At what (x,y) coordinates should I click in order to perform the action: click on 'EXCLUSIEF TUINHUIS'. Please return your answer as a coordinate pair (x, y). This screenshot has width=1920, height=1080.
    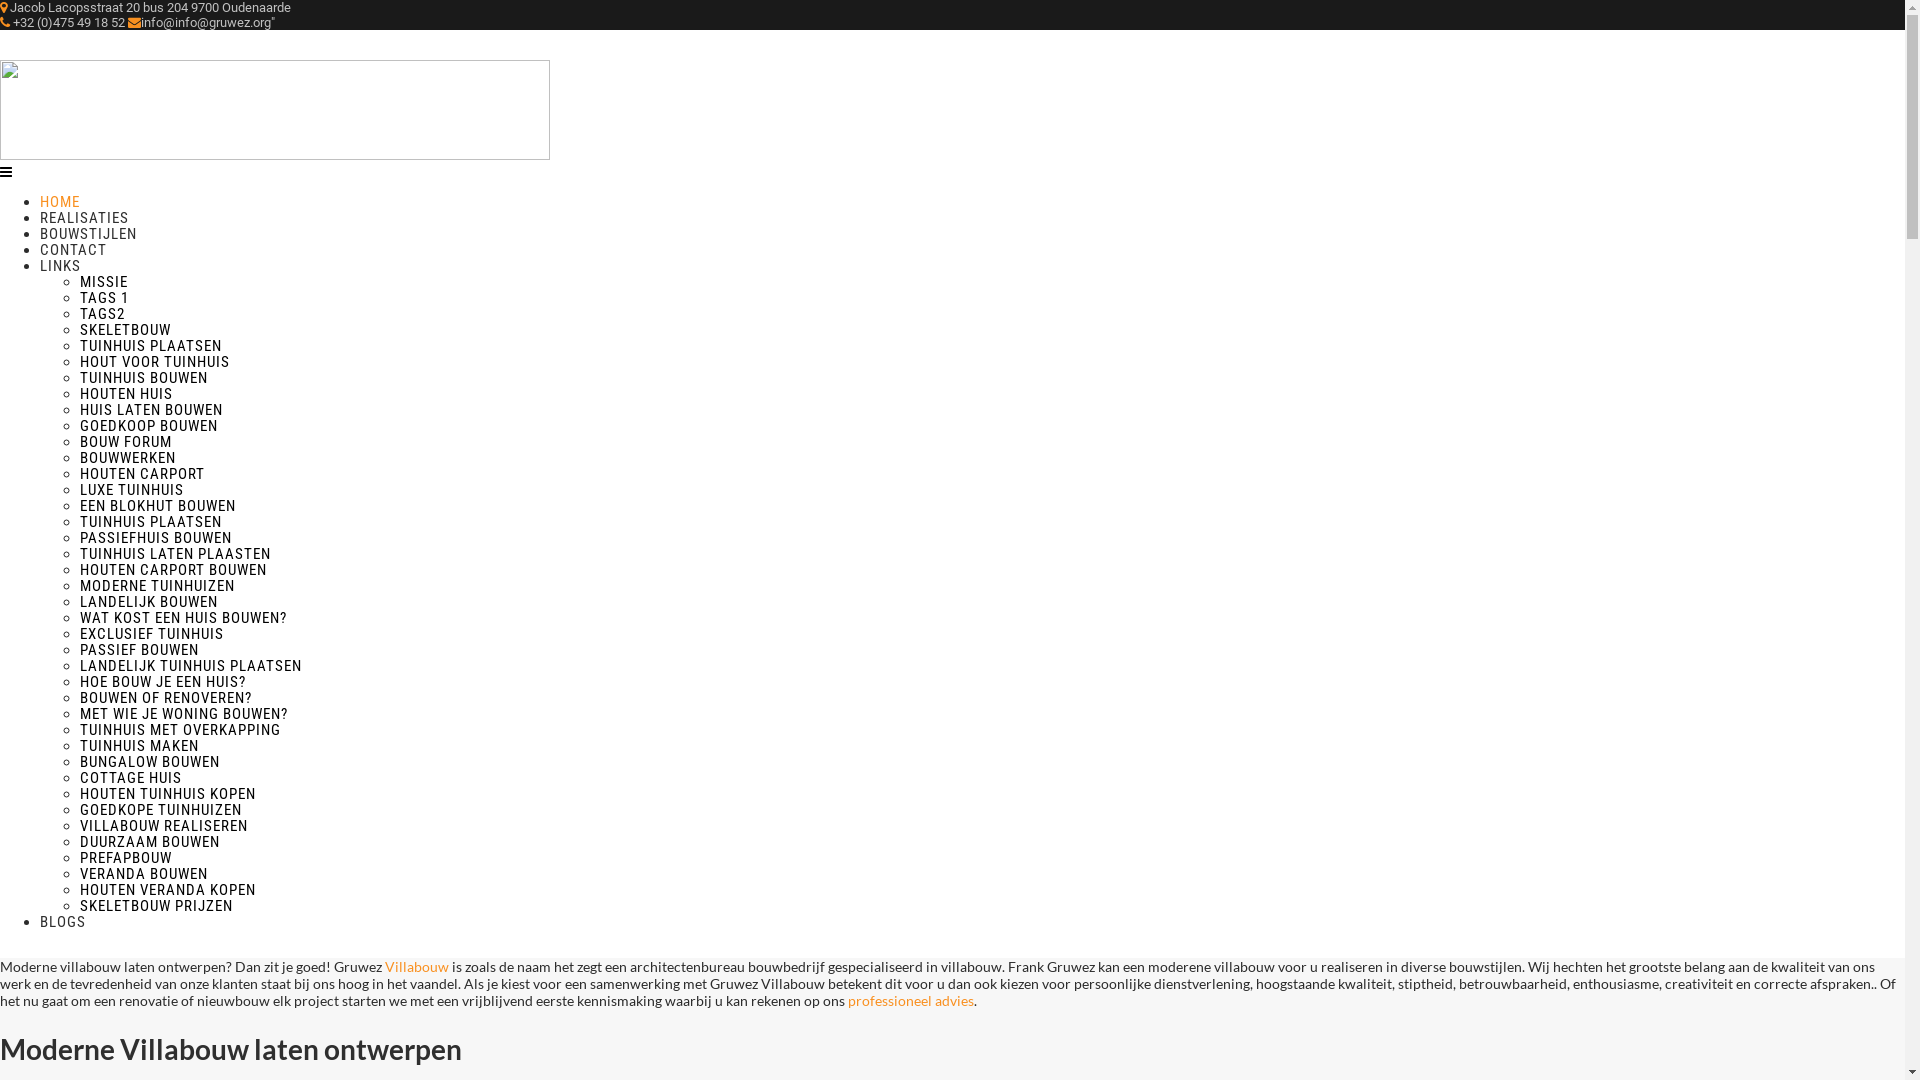
    Looking at the image, I should click on (151, 633).